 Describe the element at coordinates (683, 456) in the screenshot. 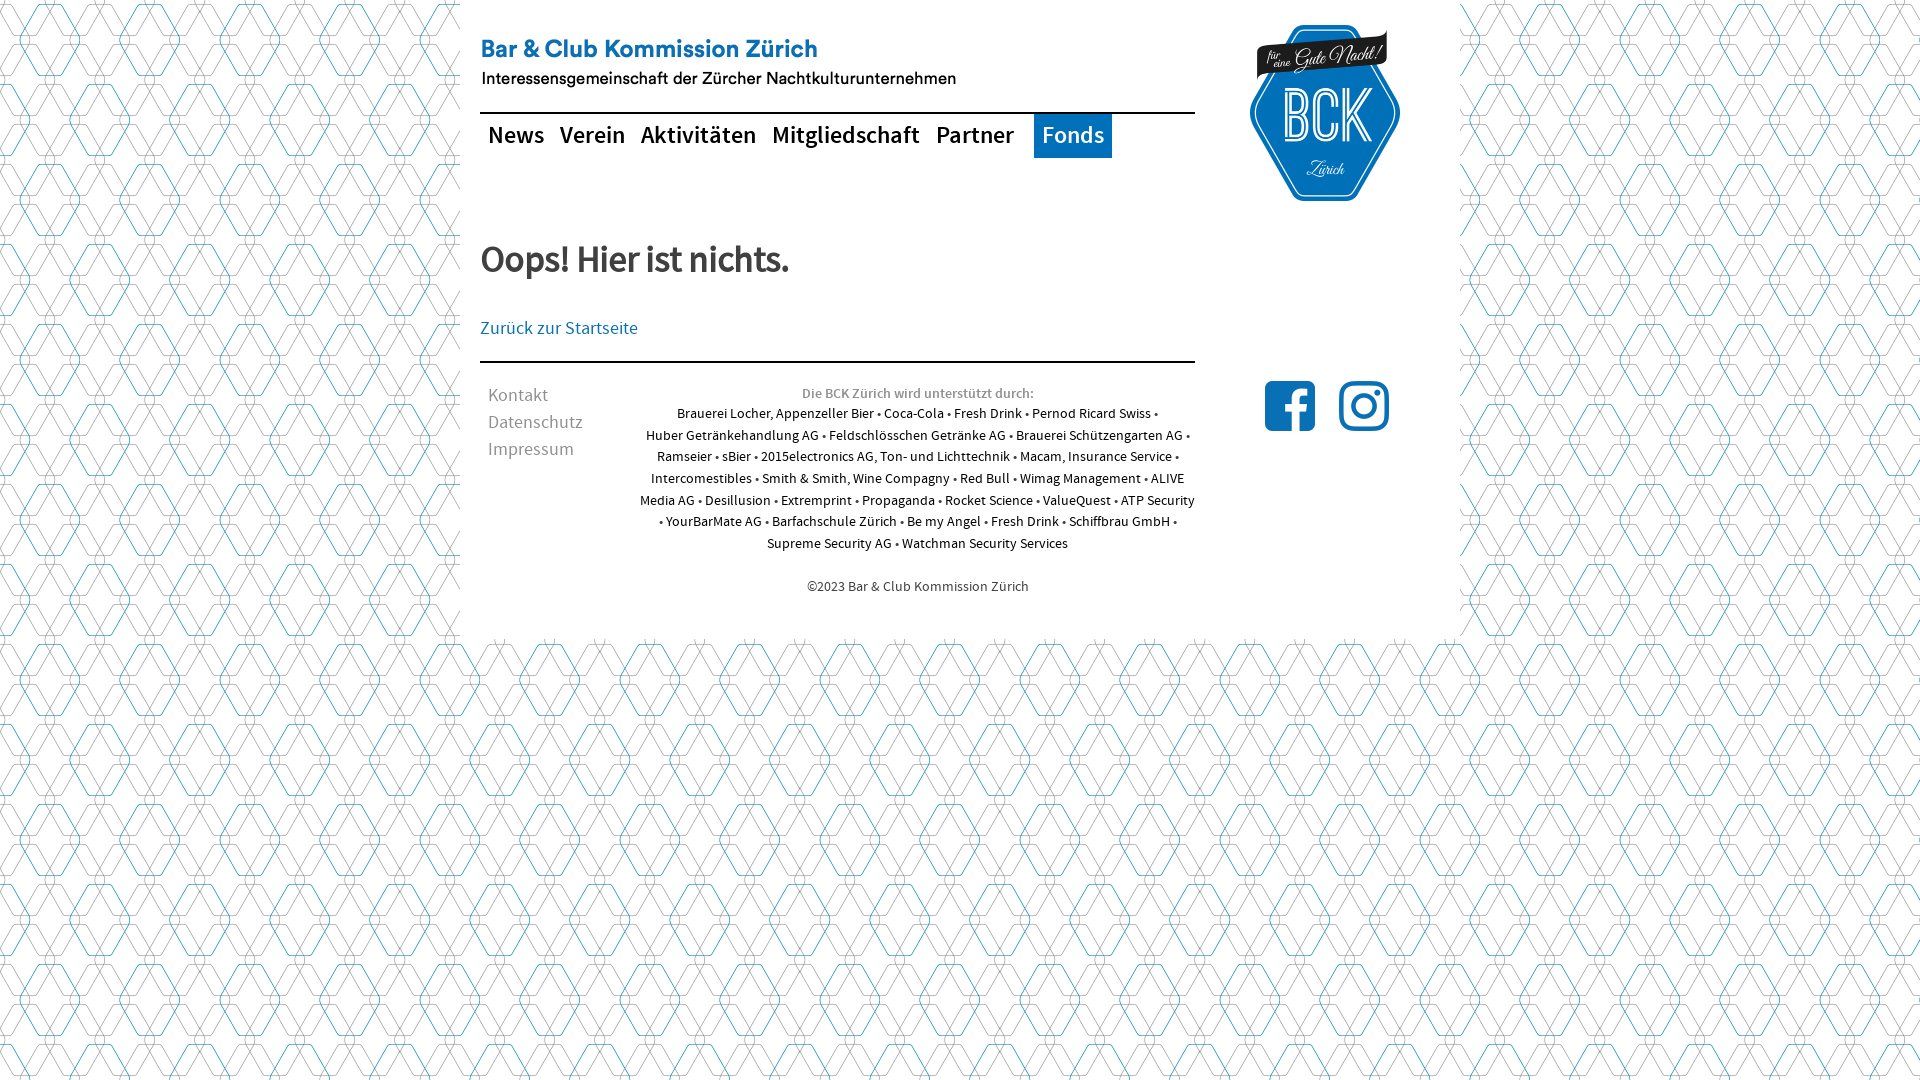

I see `'Ramseier'` at that location.